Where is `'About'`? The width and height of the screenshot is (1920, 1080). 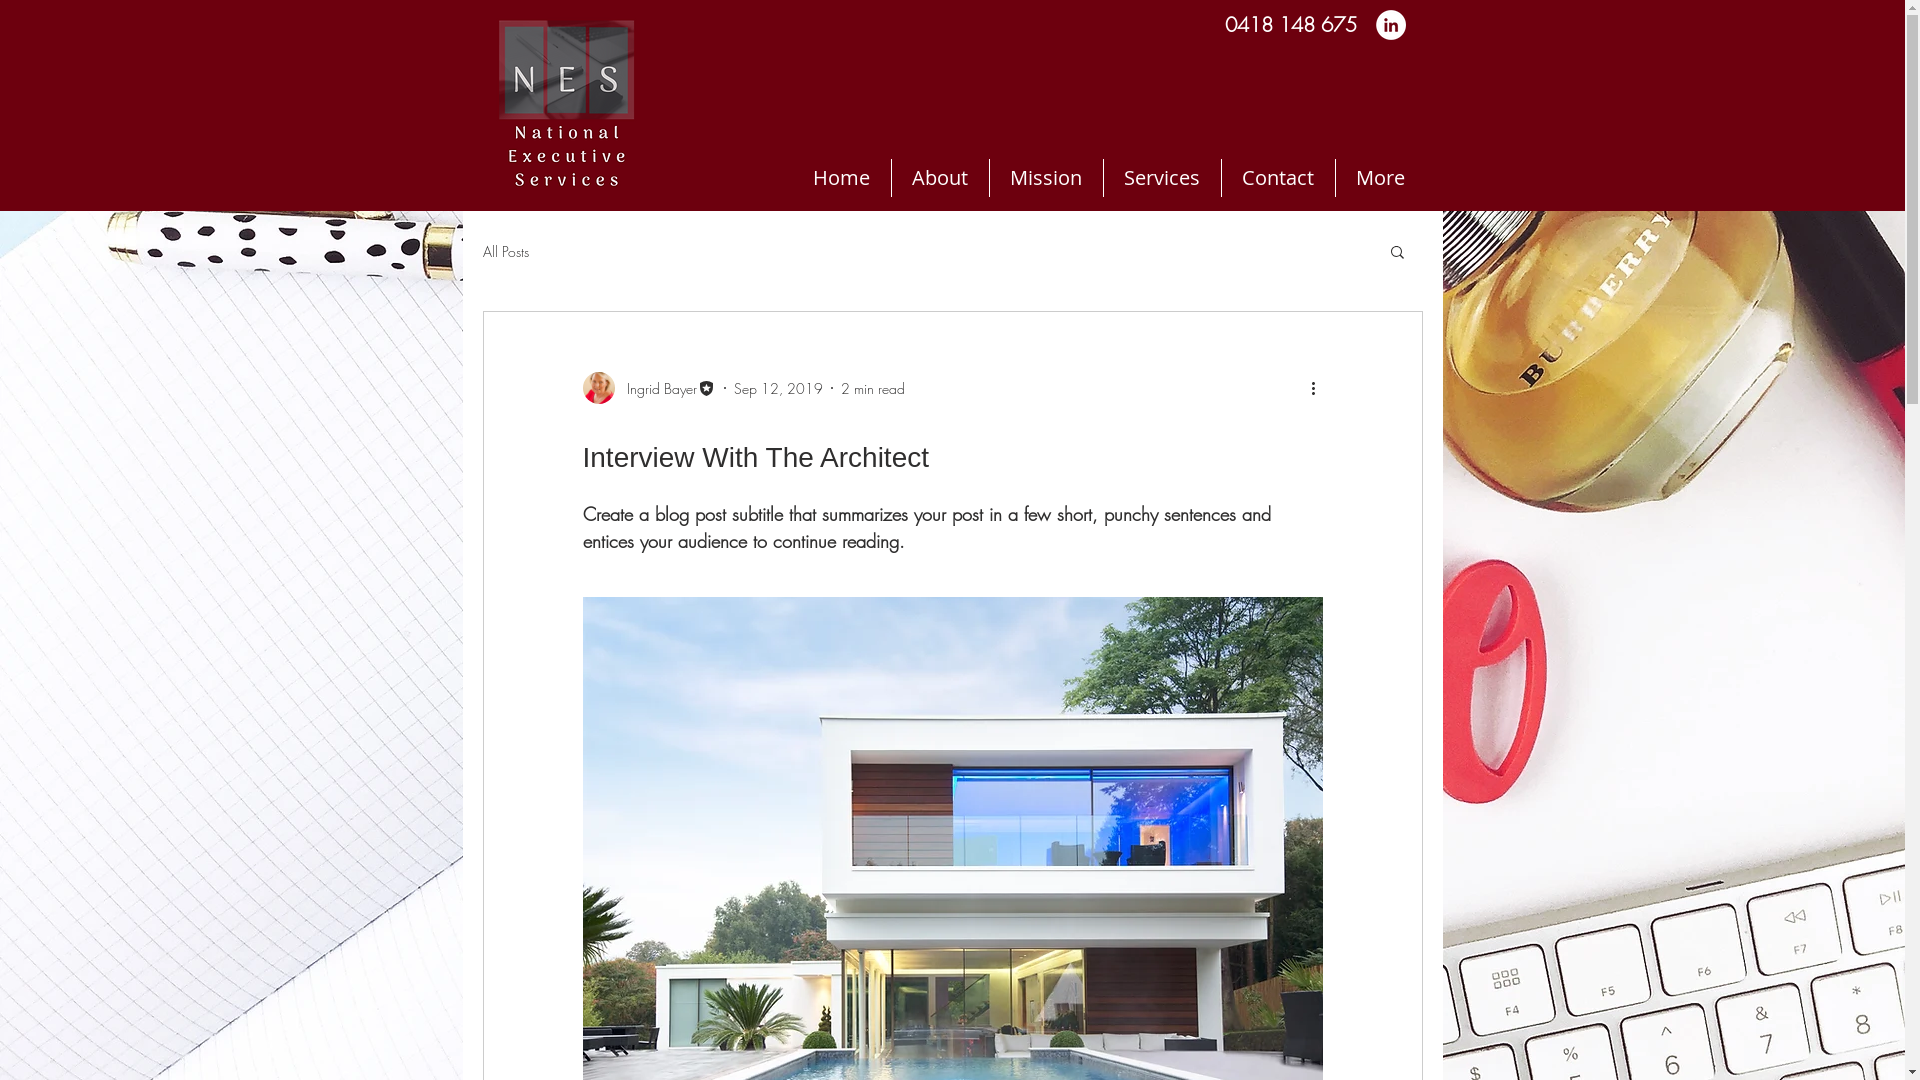 'About' is located at coordinates (938, 176).